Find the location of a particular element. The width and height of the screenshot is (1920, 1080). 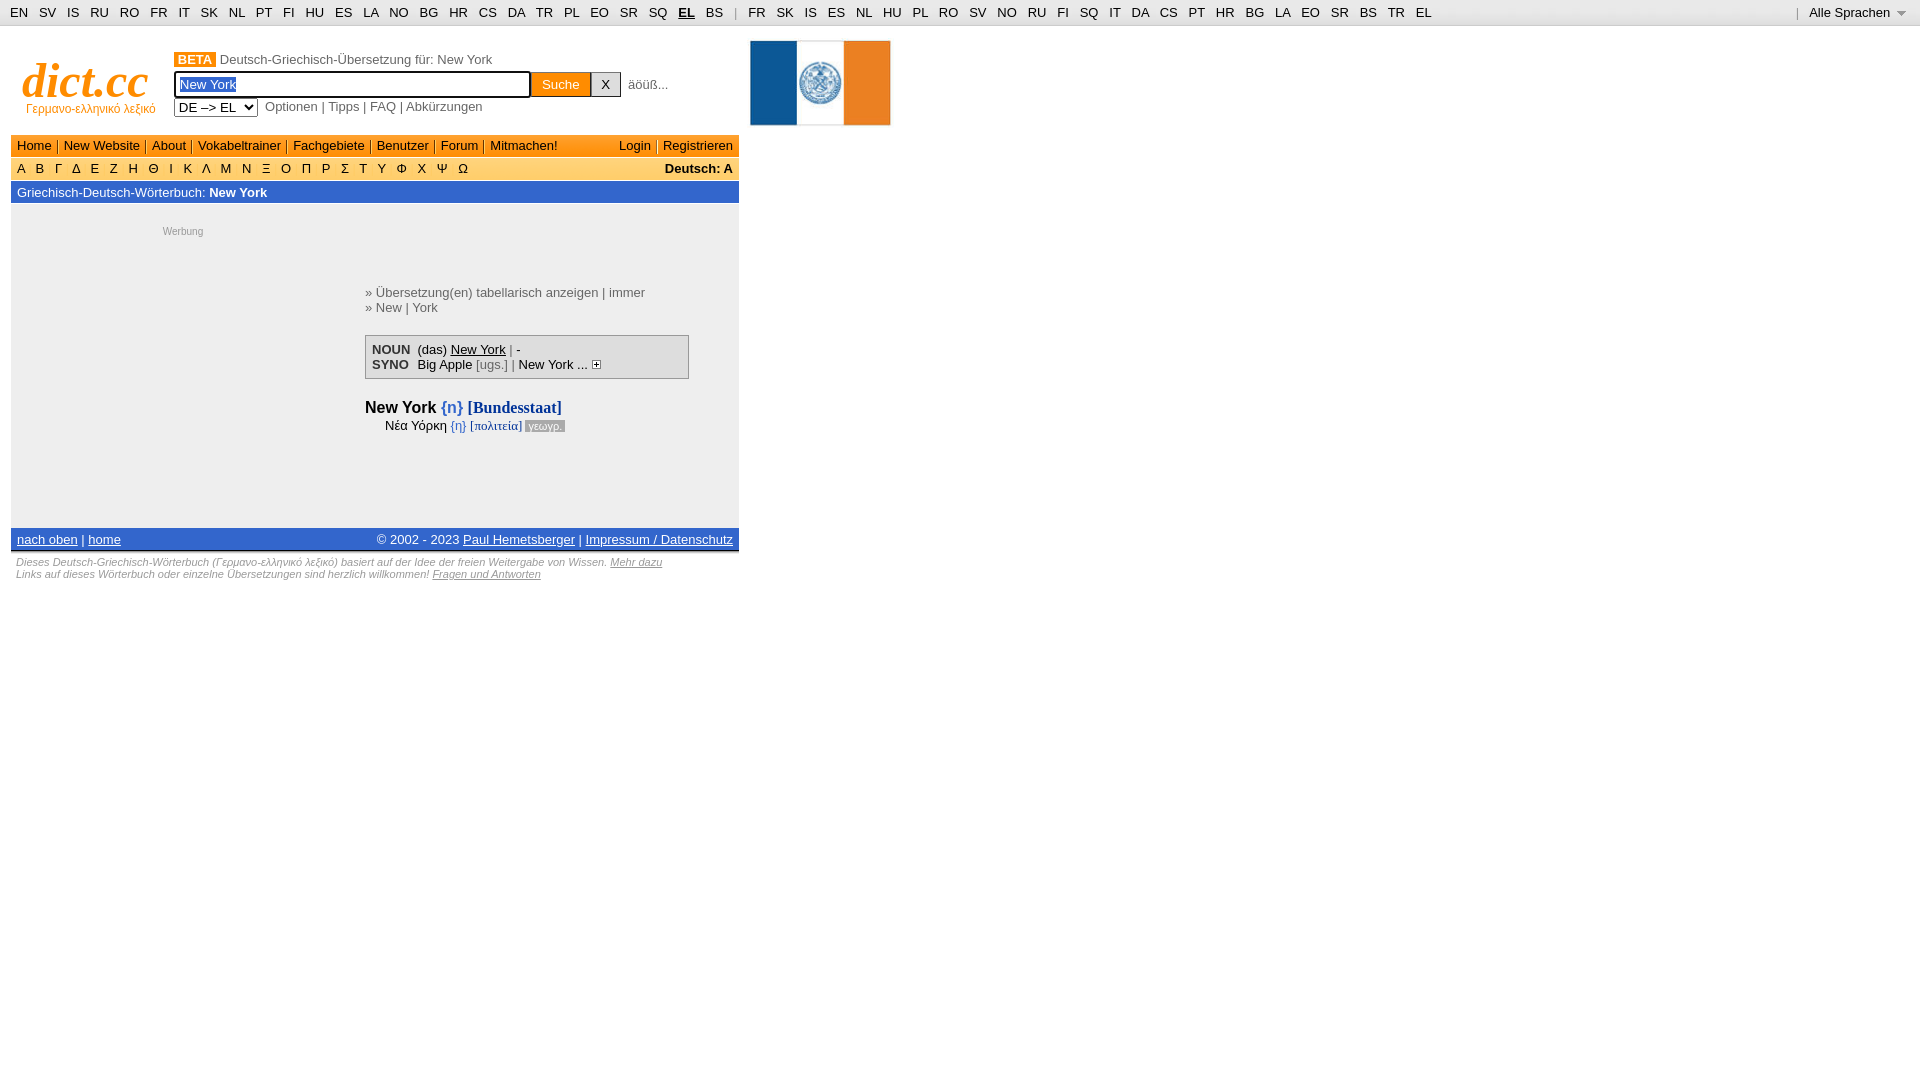

'RO' is located at coordinates (128, 12).